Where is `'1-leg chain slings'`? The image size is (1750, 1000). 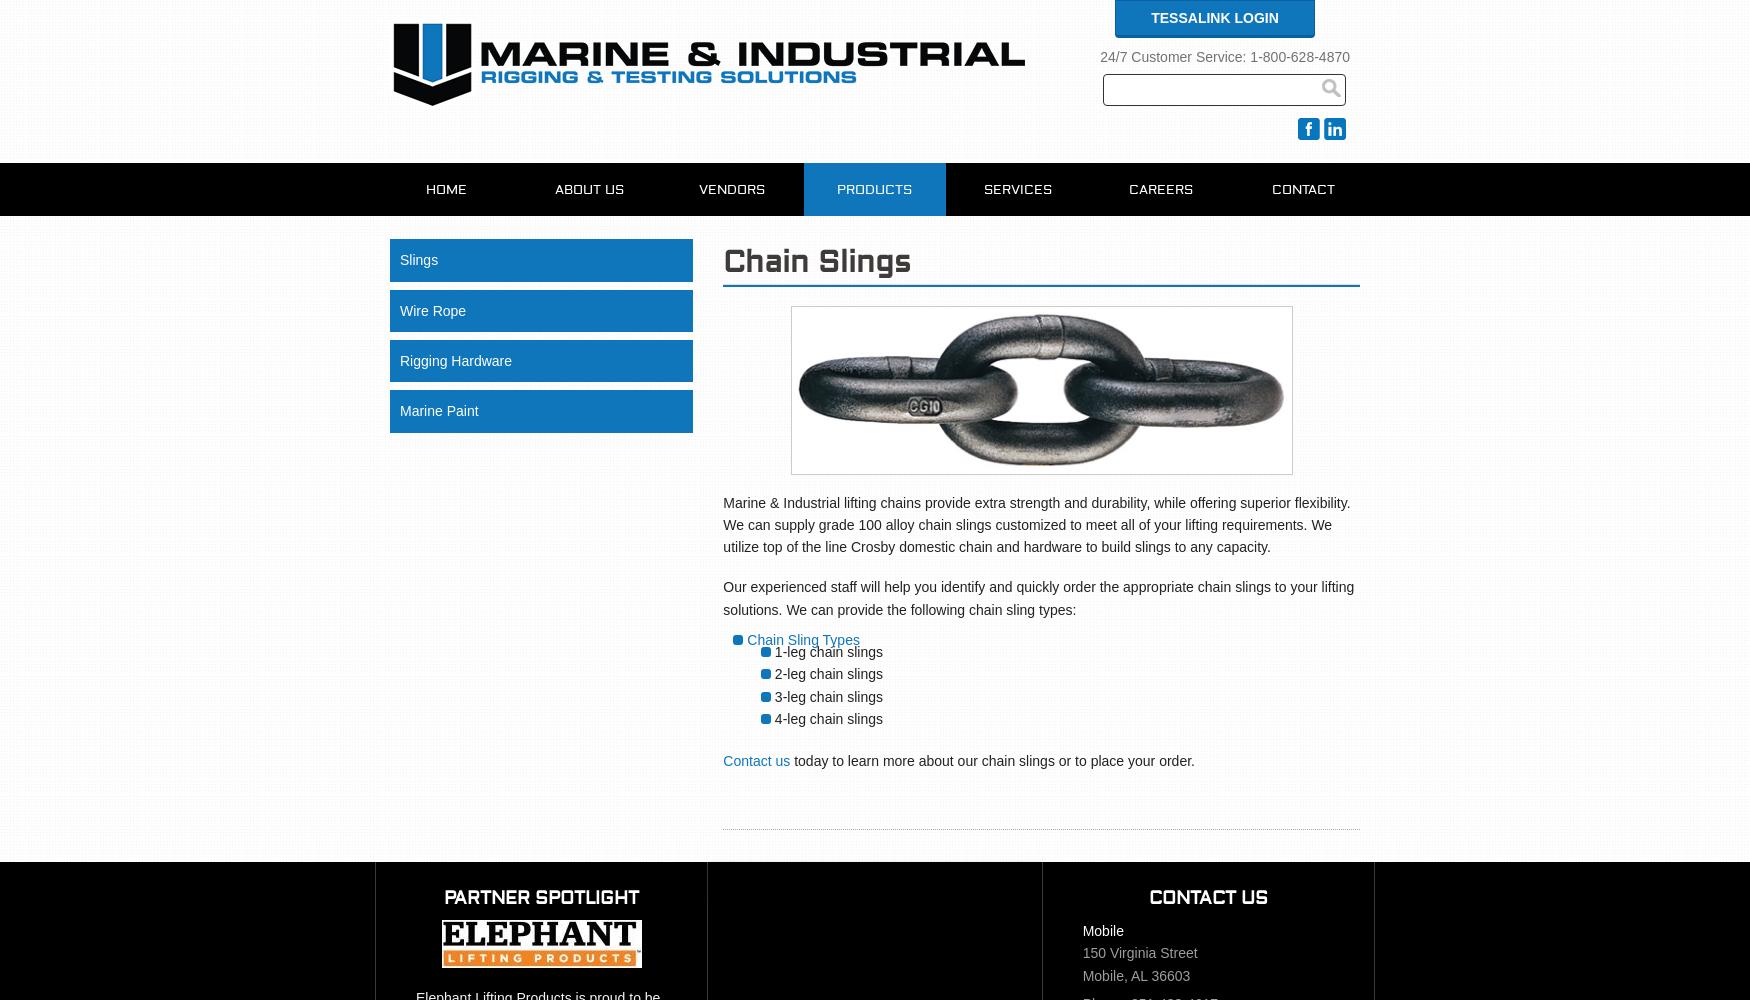 '1-leg chain slings' is located at coordinates (828, 651).